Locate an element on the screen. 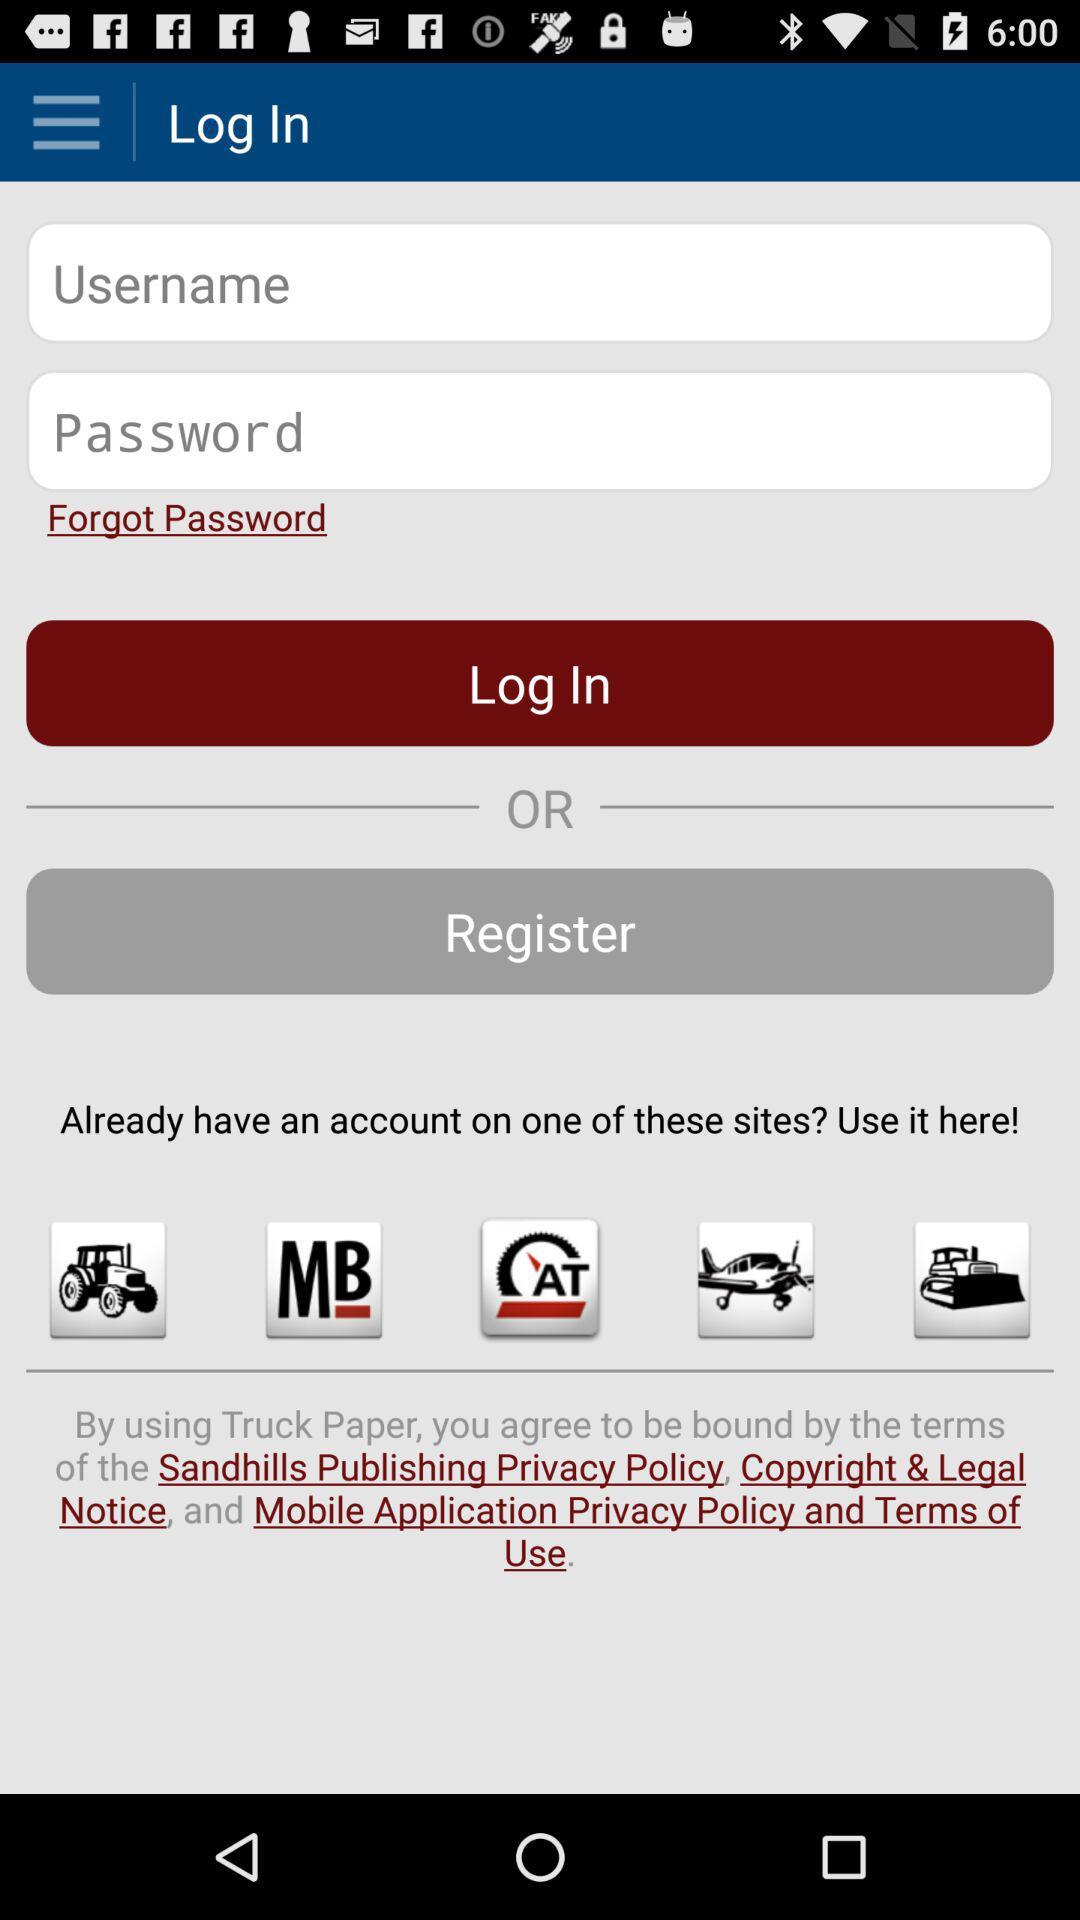 The width and height of the screenshot is (1080, 1920). the item above log in is located at coordinates (187, 516).